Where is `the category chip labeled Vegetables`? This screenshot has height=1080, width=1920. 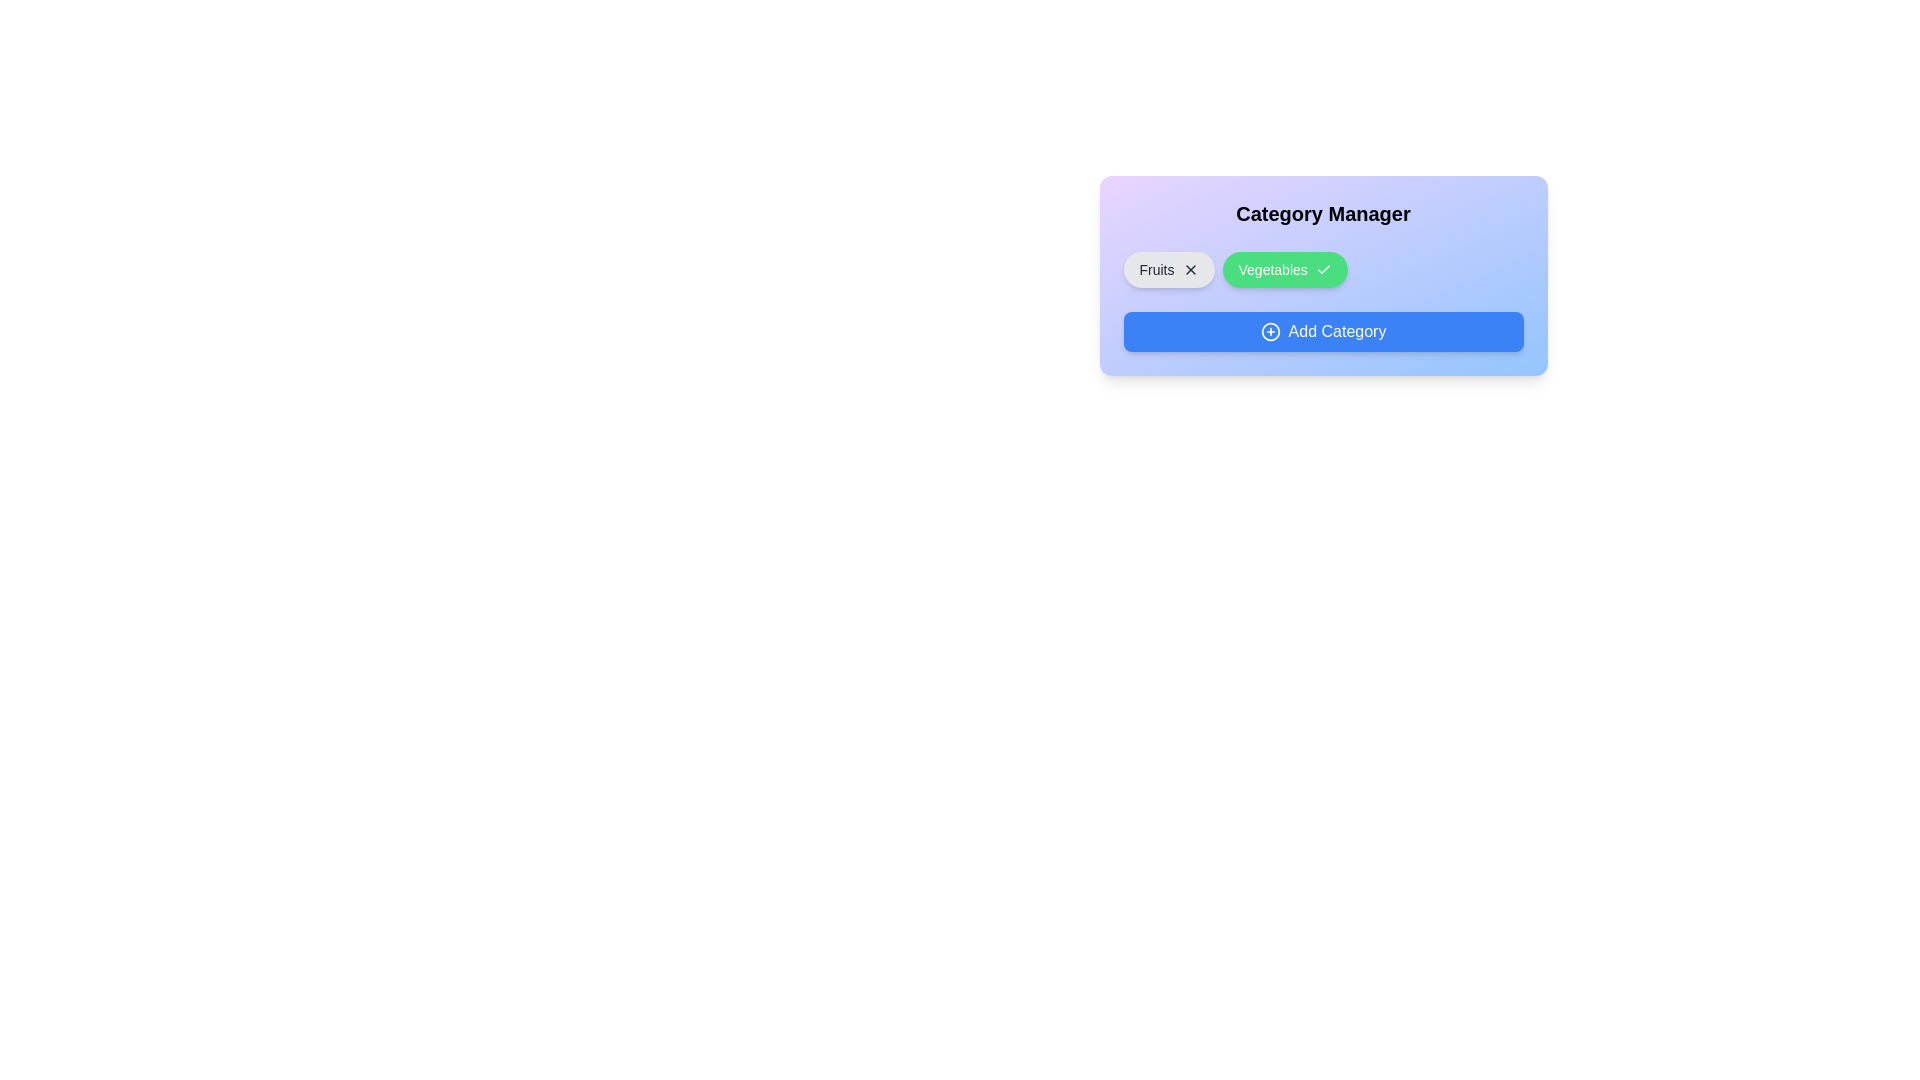
the category chip labeled Vegetables is located at coordinates (1285, 270).